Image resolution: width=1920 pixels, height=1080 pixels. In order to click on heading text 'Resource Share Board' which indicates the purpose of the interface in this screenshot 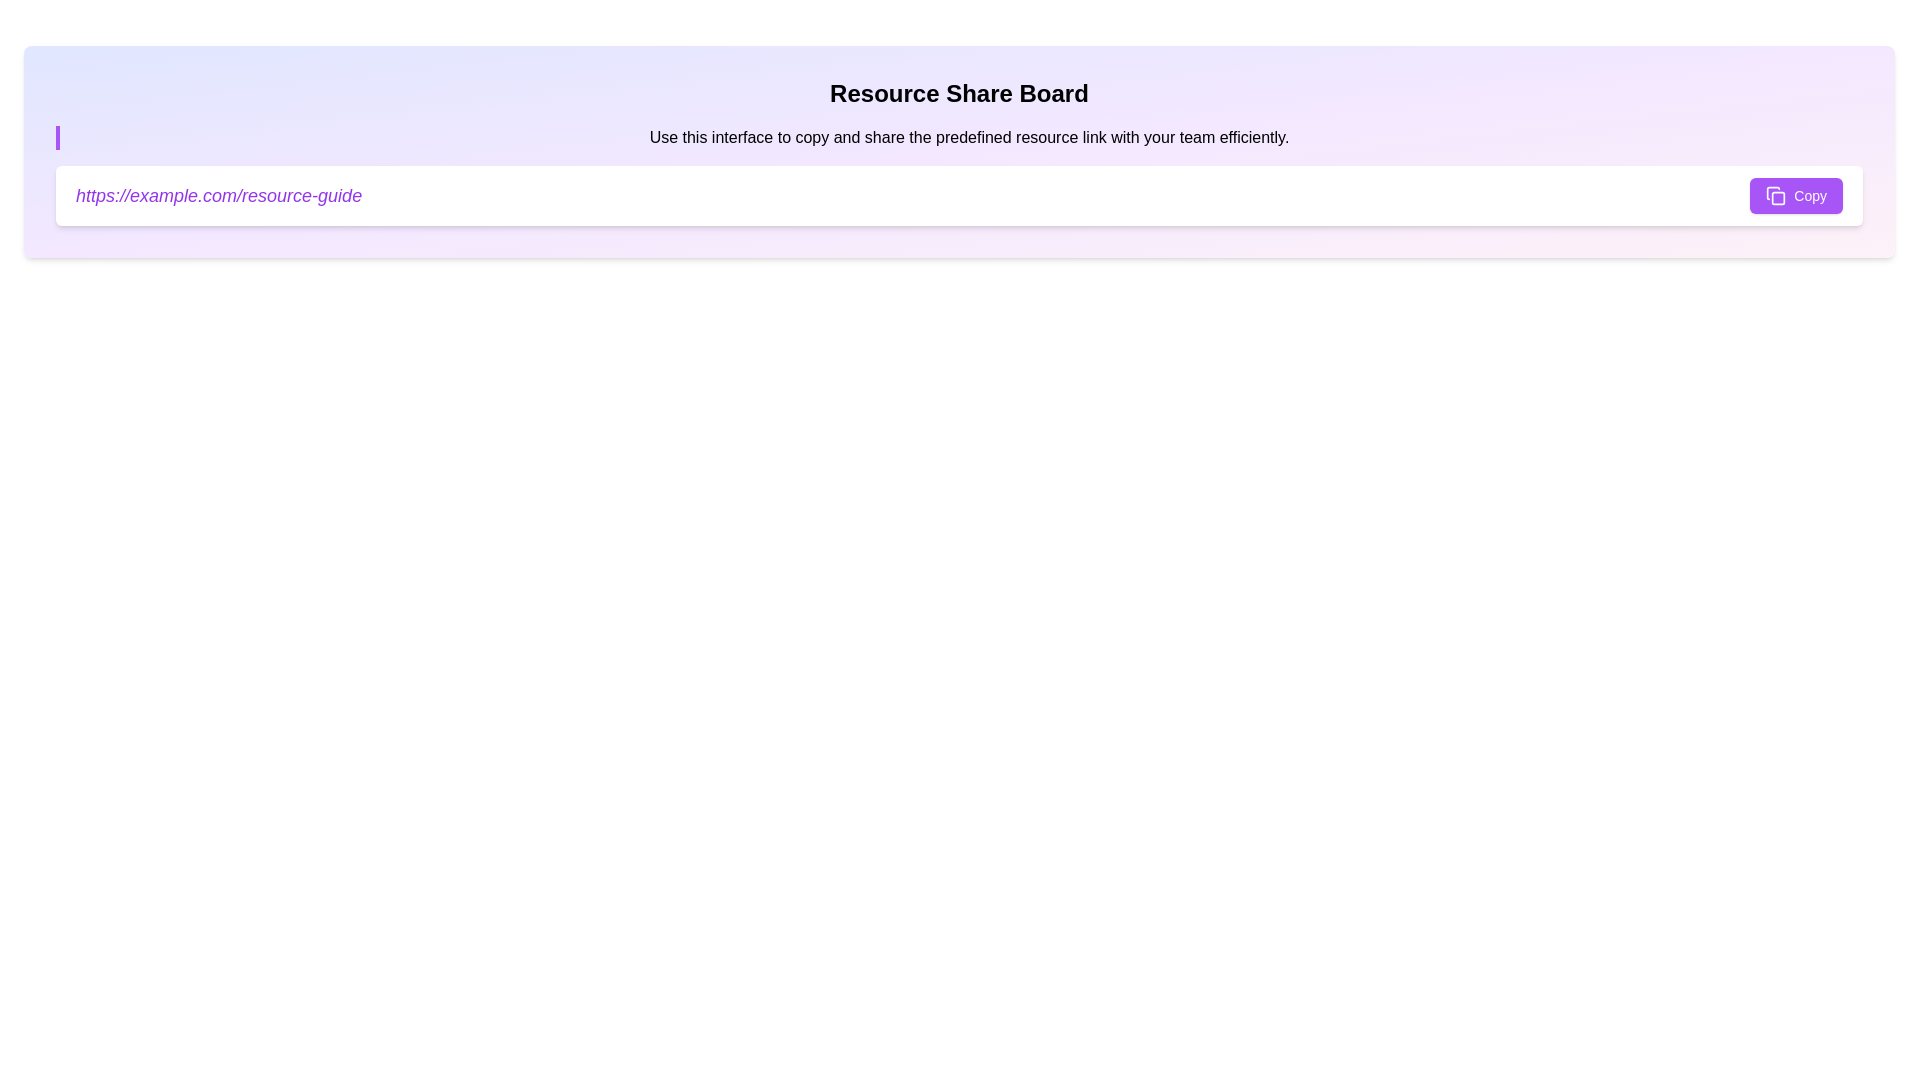, I will do `click(958, 93)`.